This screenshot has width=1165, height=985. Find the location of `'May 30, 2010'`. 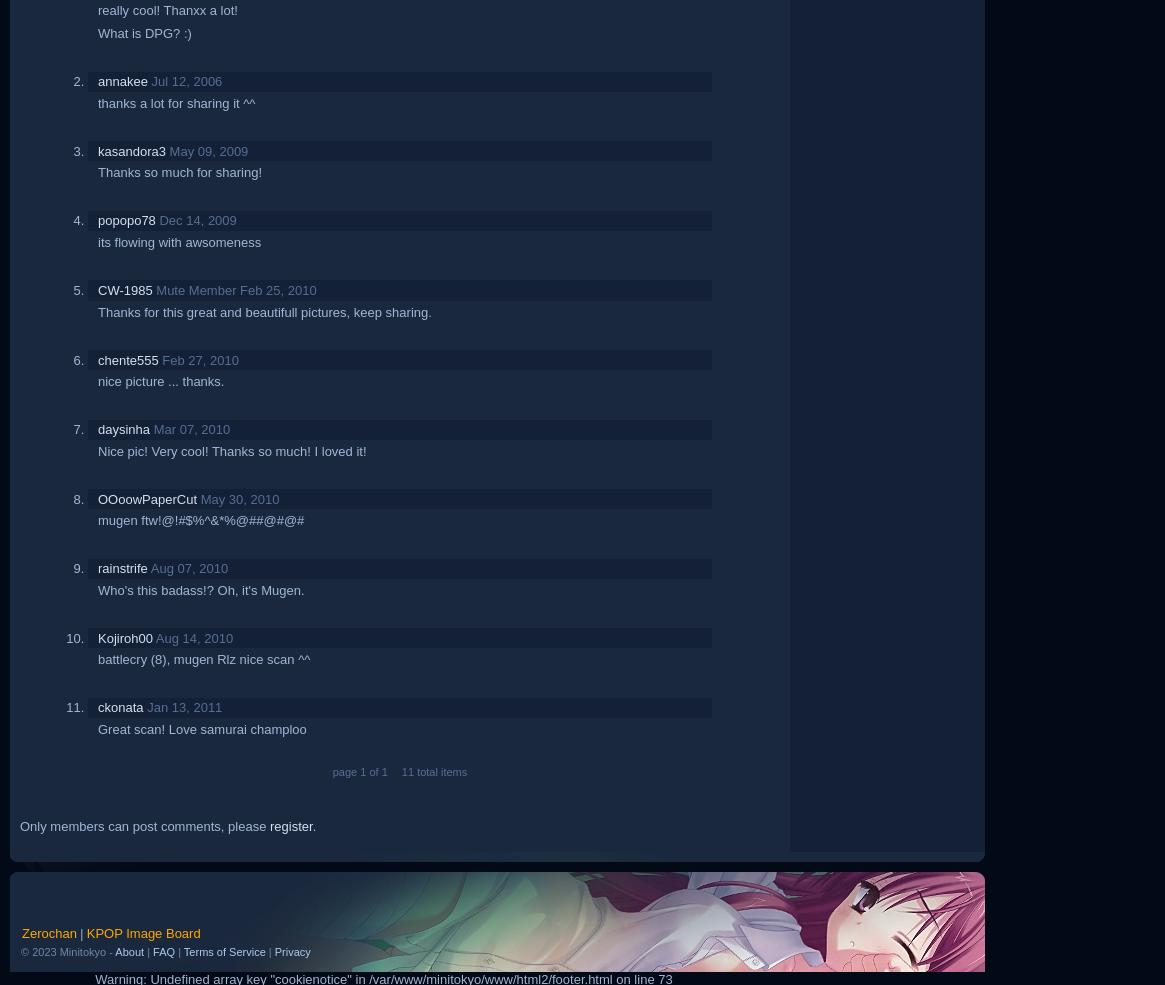

'May 30, 2010' is located at coordinates (239, 498).